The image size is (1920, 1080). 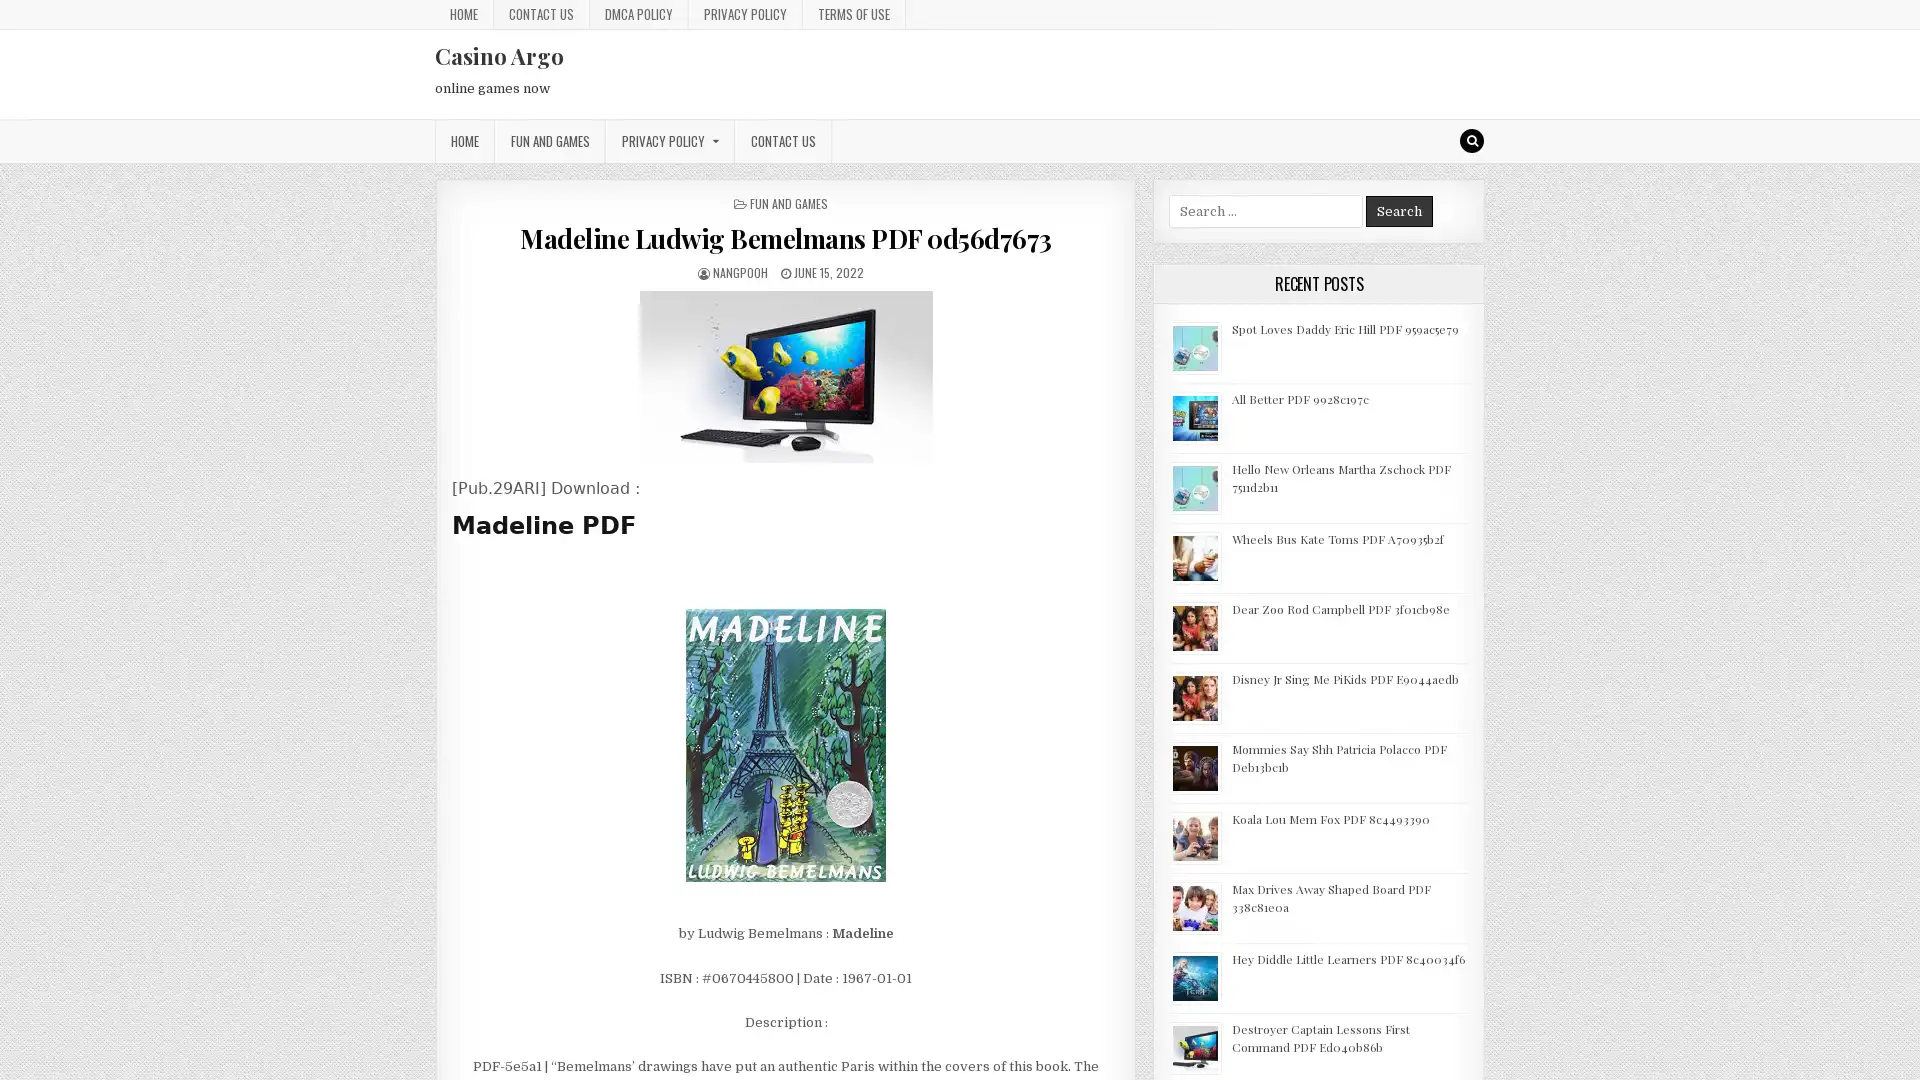 I want to click on Search, so click(x=1398, y=211).